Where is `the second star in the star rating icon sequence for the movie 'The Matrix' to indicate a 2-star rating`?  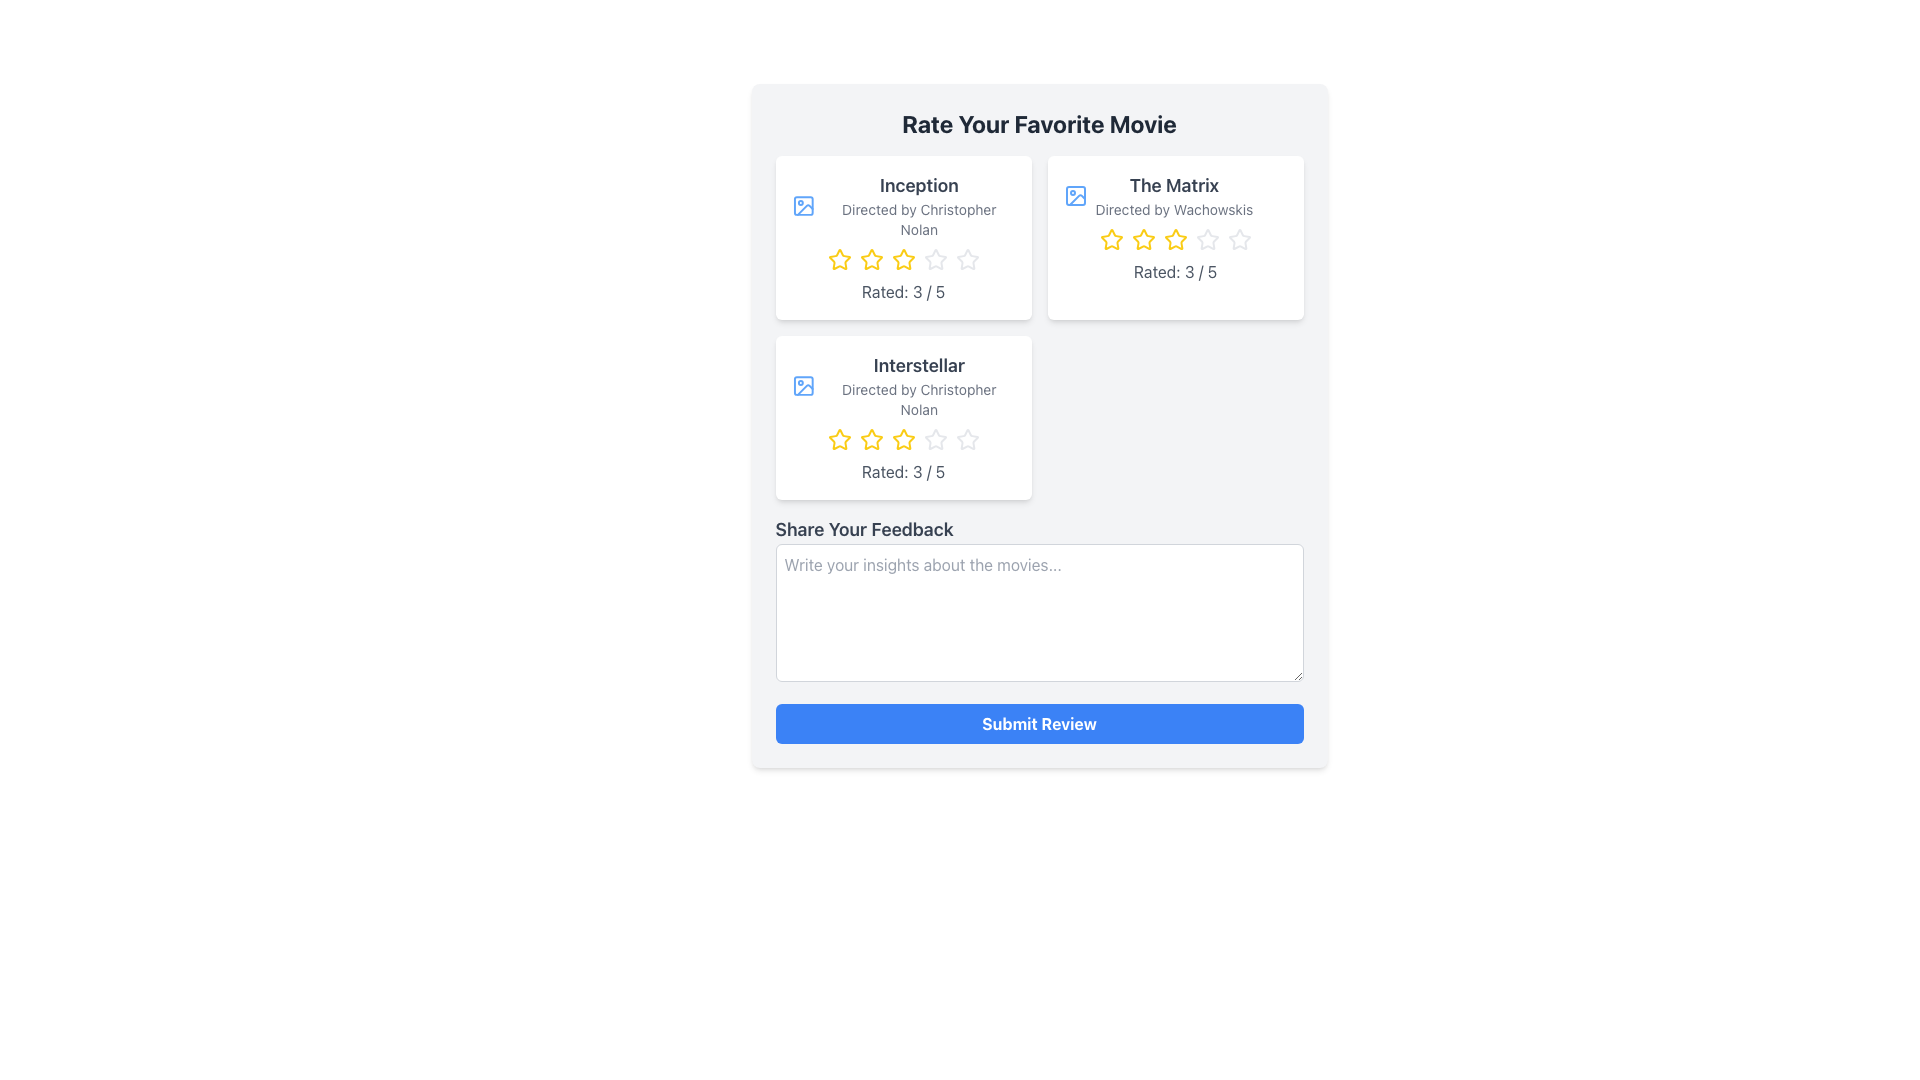
the second star in the star rating icon sequence for the movie 'The Matrix' to indicate a 2-star rating is located at coordinates (1142, 238).